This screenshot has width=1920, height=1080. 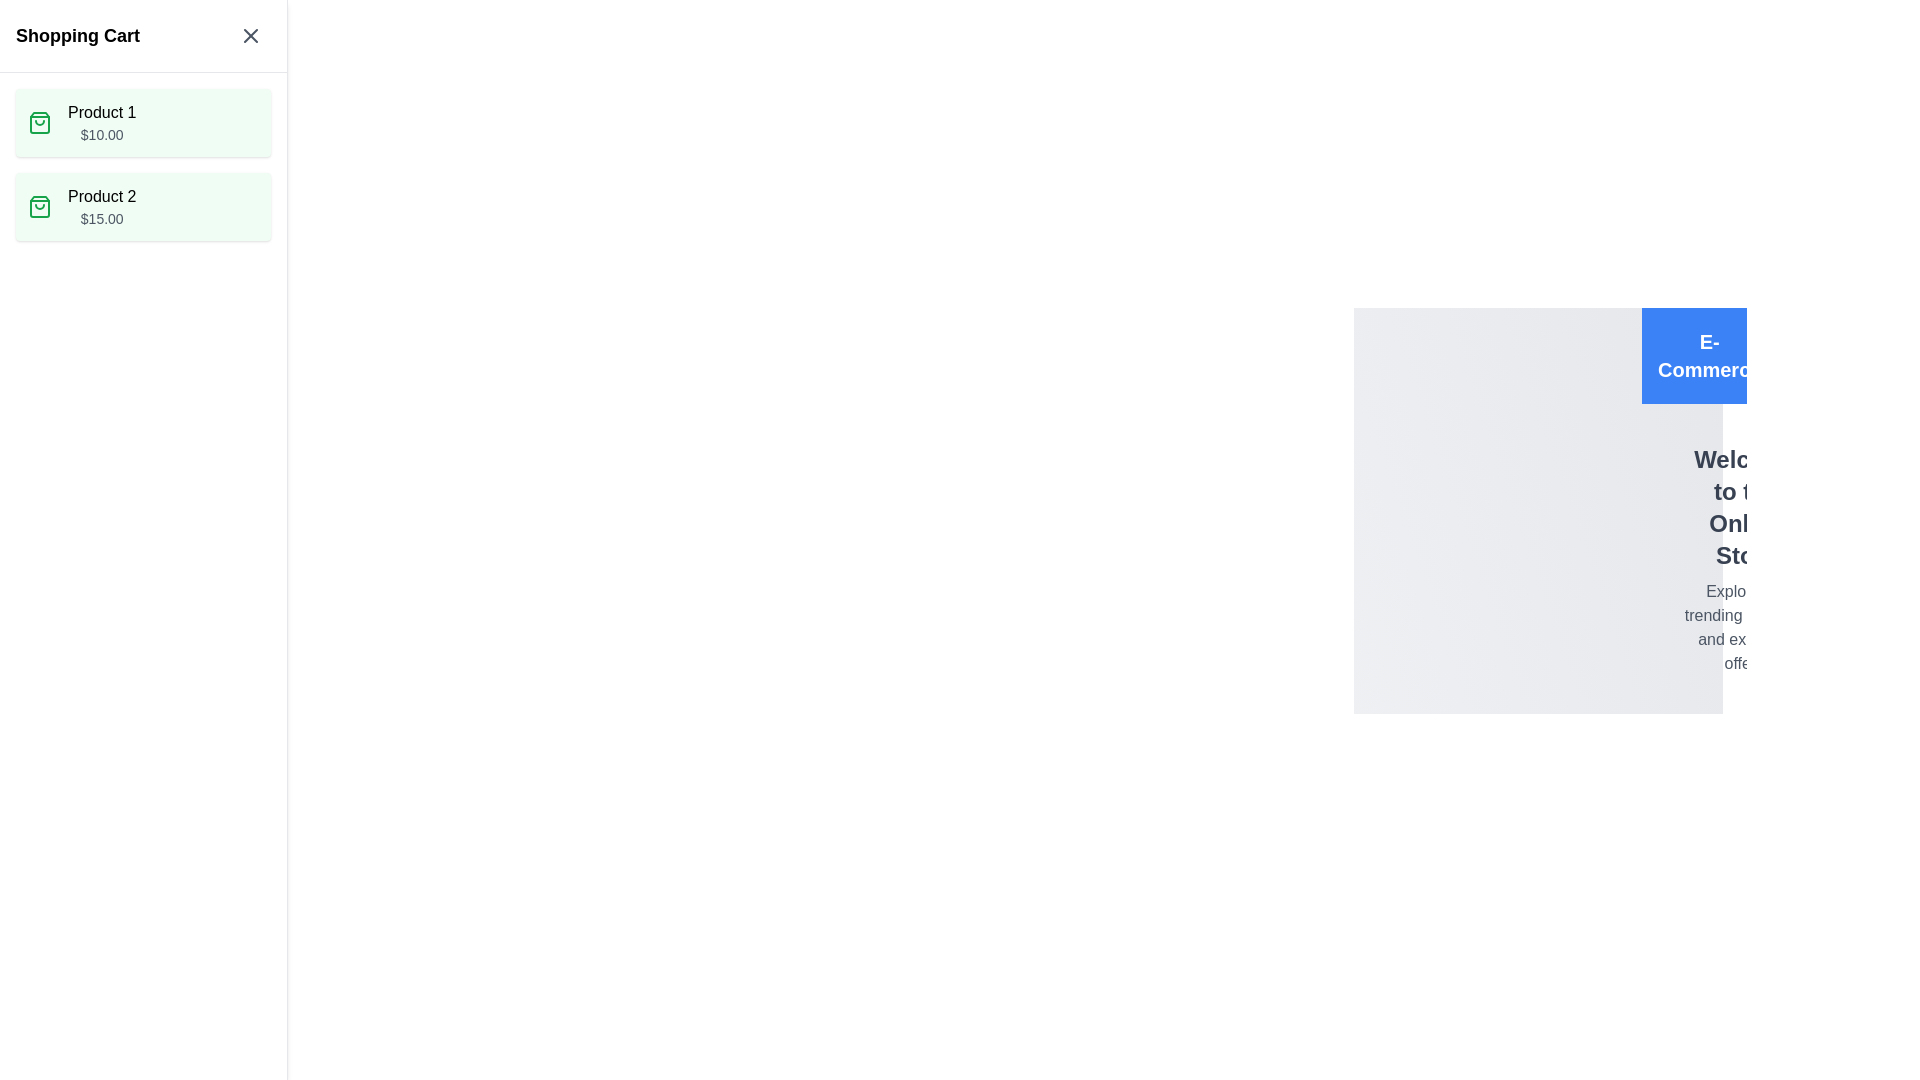 What do you see at coordinates (101, 196) in the screenshot?
I see `text label displaying 'Product 2' located in the shopping cart interface, specifically the top-most label of the entry for 'Product 2'` at bounding box center [101, 196].